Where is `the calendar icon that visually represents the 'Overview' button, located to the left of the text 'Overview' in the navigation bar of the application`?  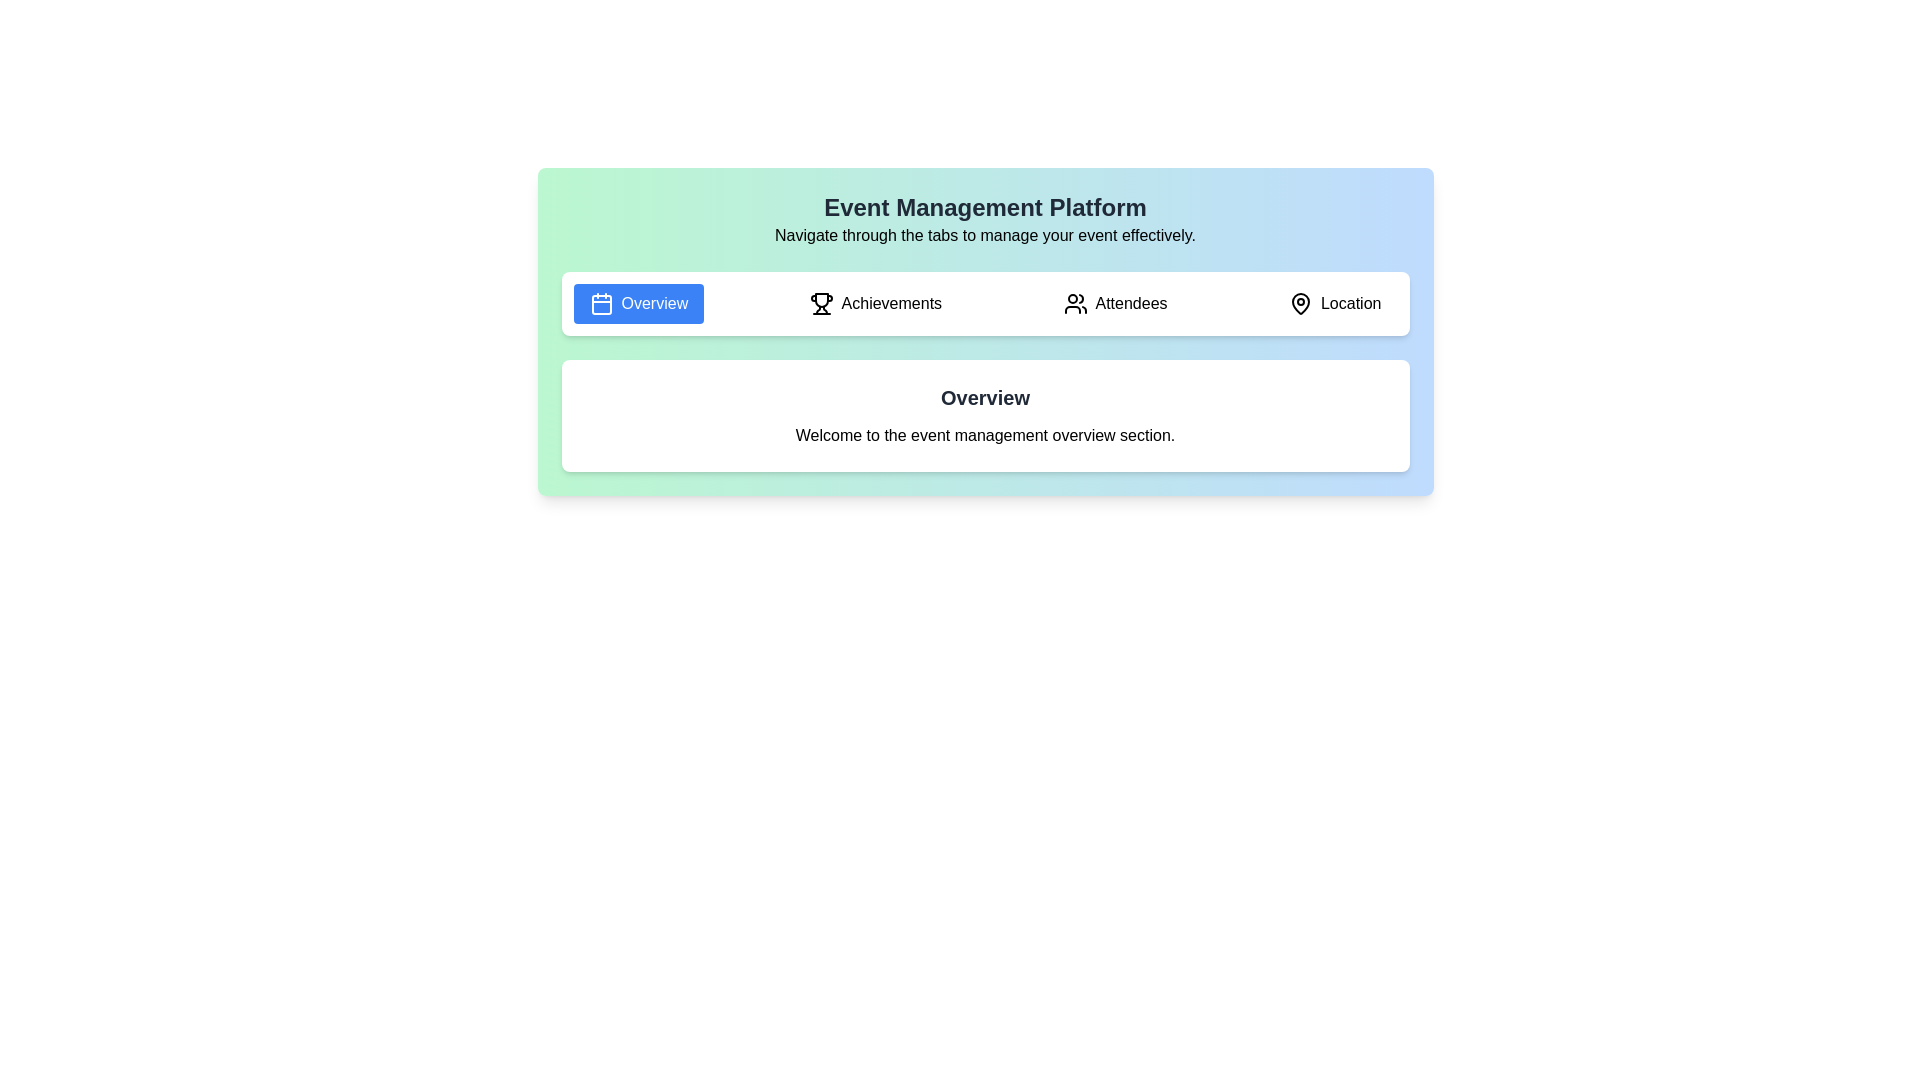
the calendar icon that visually represents the 'Overview' button, located to the left of the text 'Overview' in the navigation bar of the application is located at coordinates (600, 304).